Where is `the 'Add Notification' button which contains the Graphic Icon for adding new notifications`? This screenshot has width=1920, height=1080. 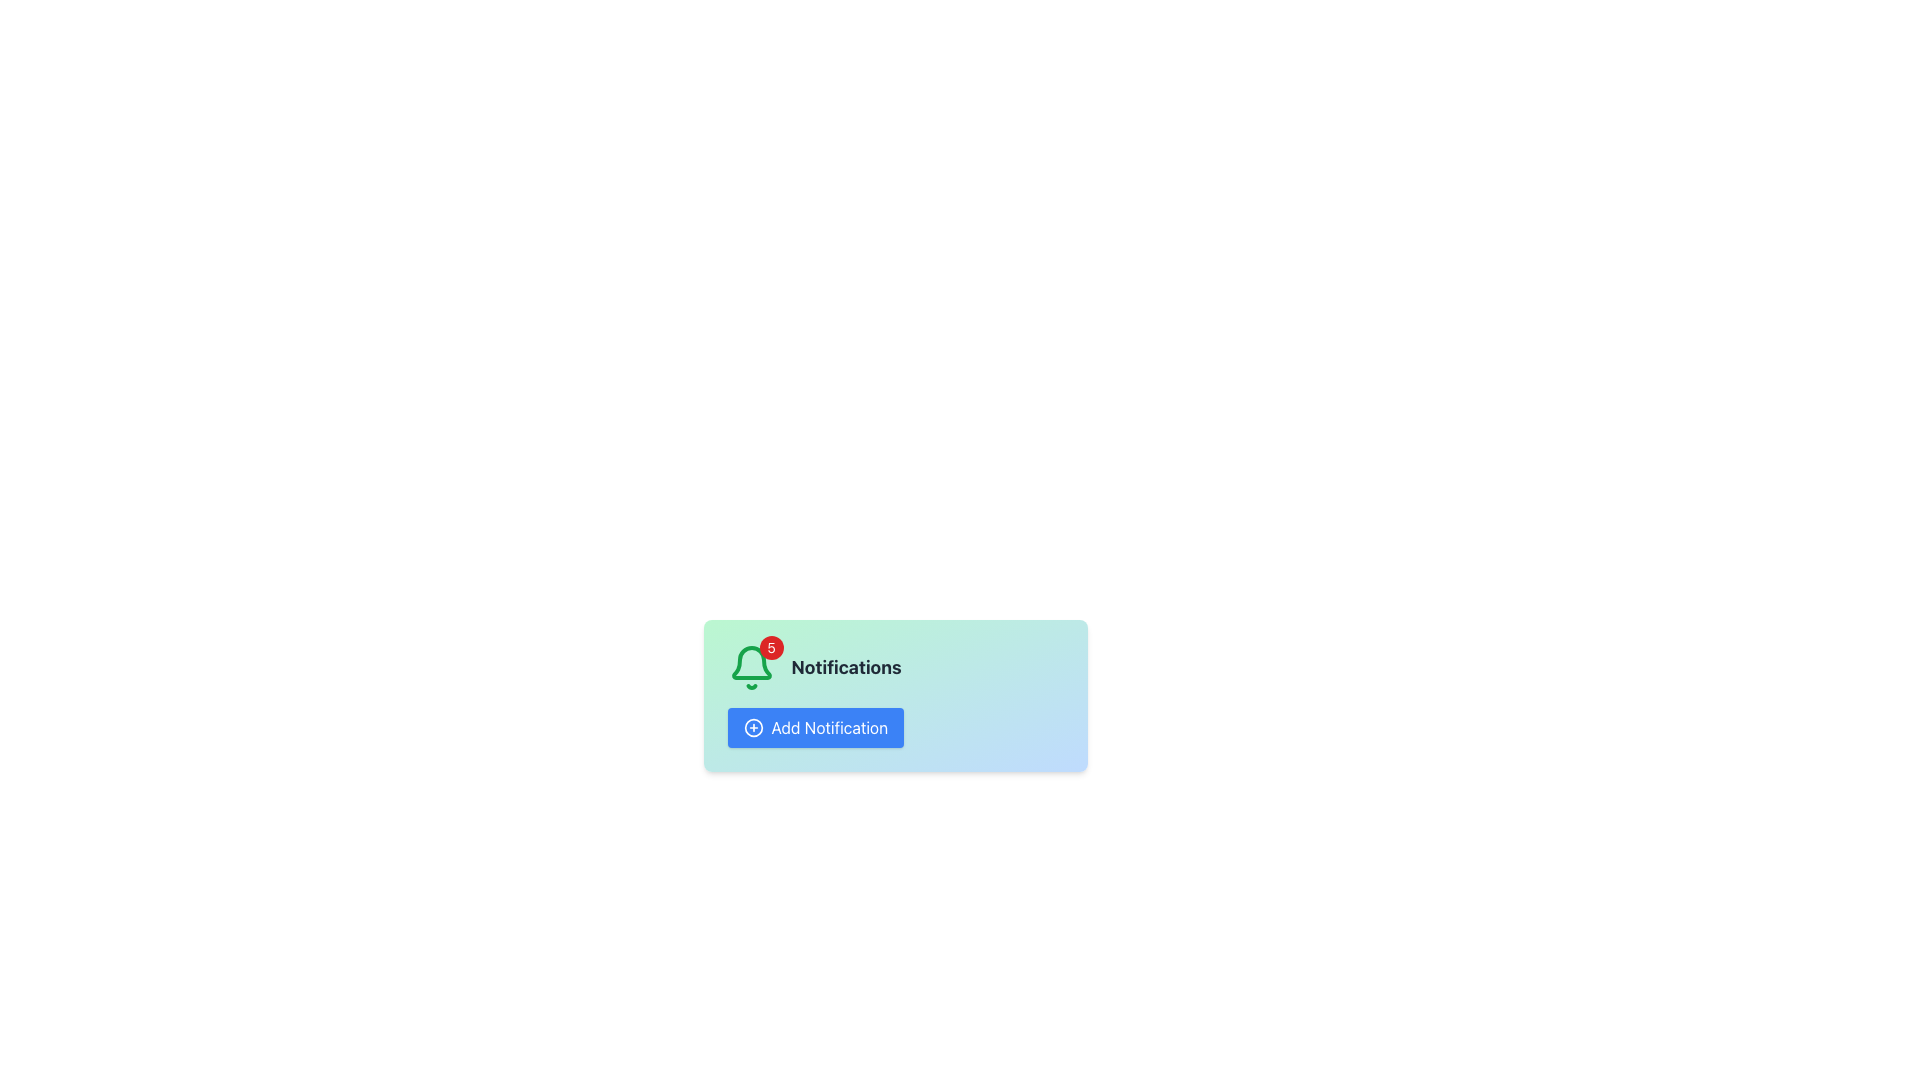
the 'Add Notification' button which contains the Graphic Icon for adding new notifications is located at coordinates (752, 728).